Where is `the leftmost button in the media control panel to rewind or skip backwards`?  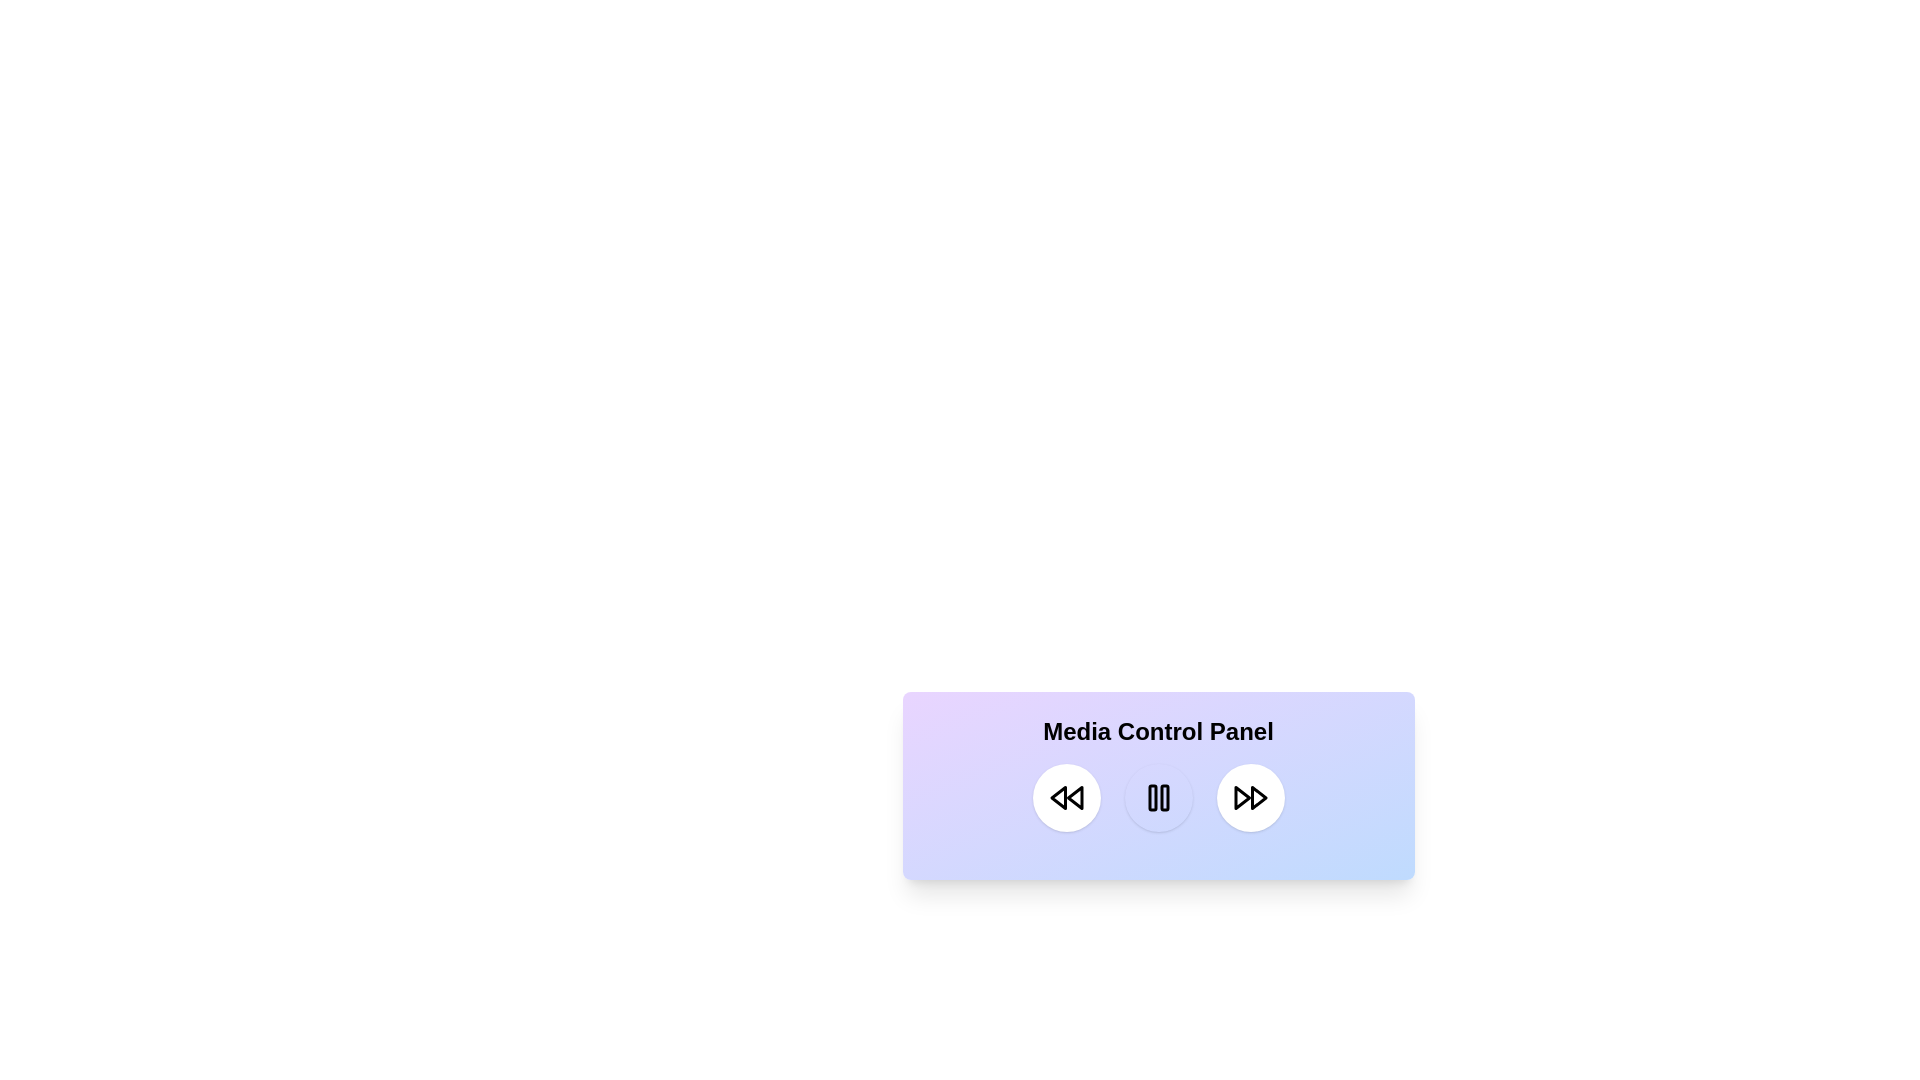
the leftmost button in the media control panel to rewind or skip backwards is located at coordinates (1065, 797).